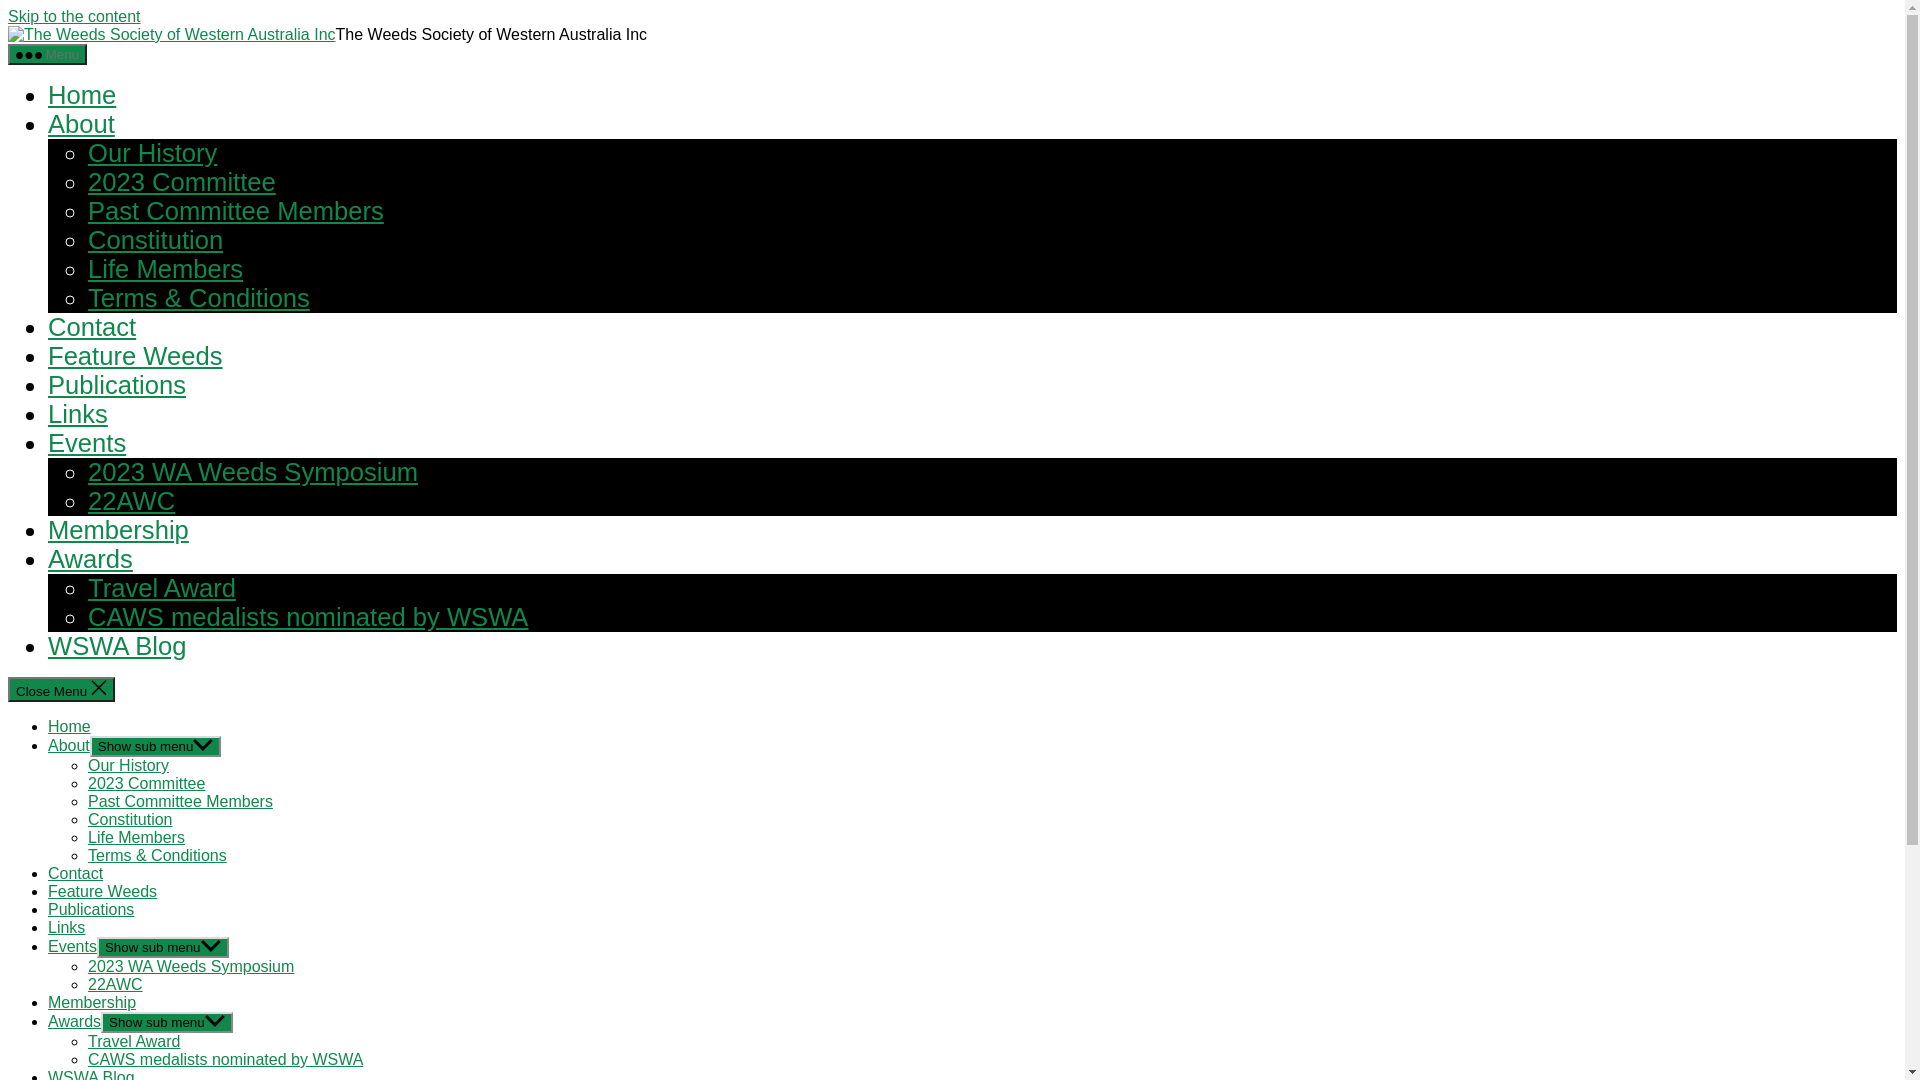  I want to click on 'Constitution', so click(86, 238).